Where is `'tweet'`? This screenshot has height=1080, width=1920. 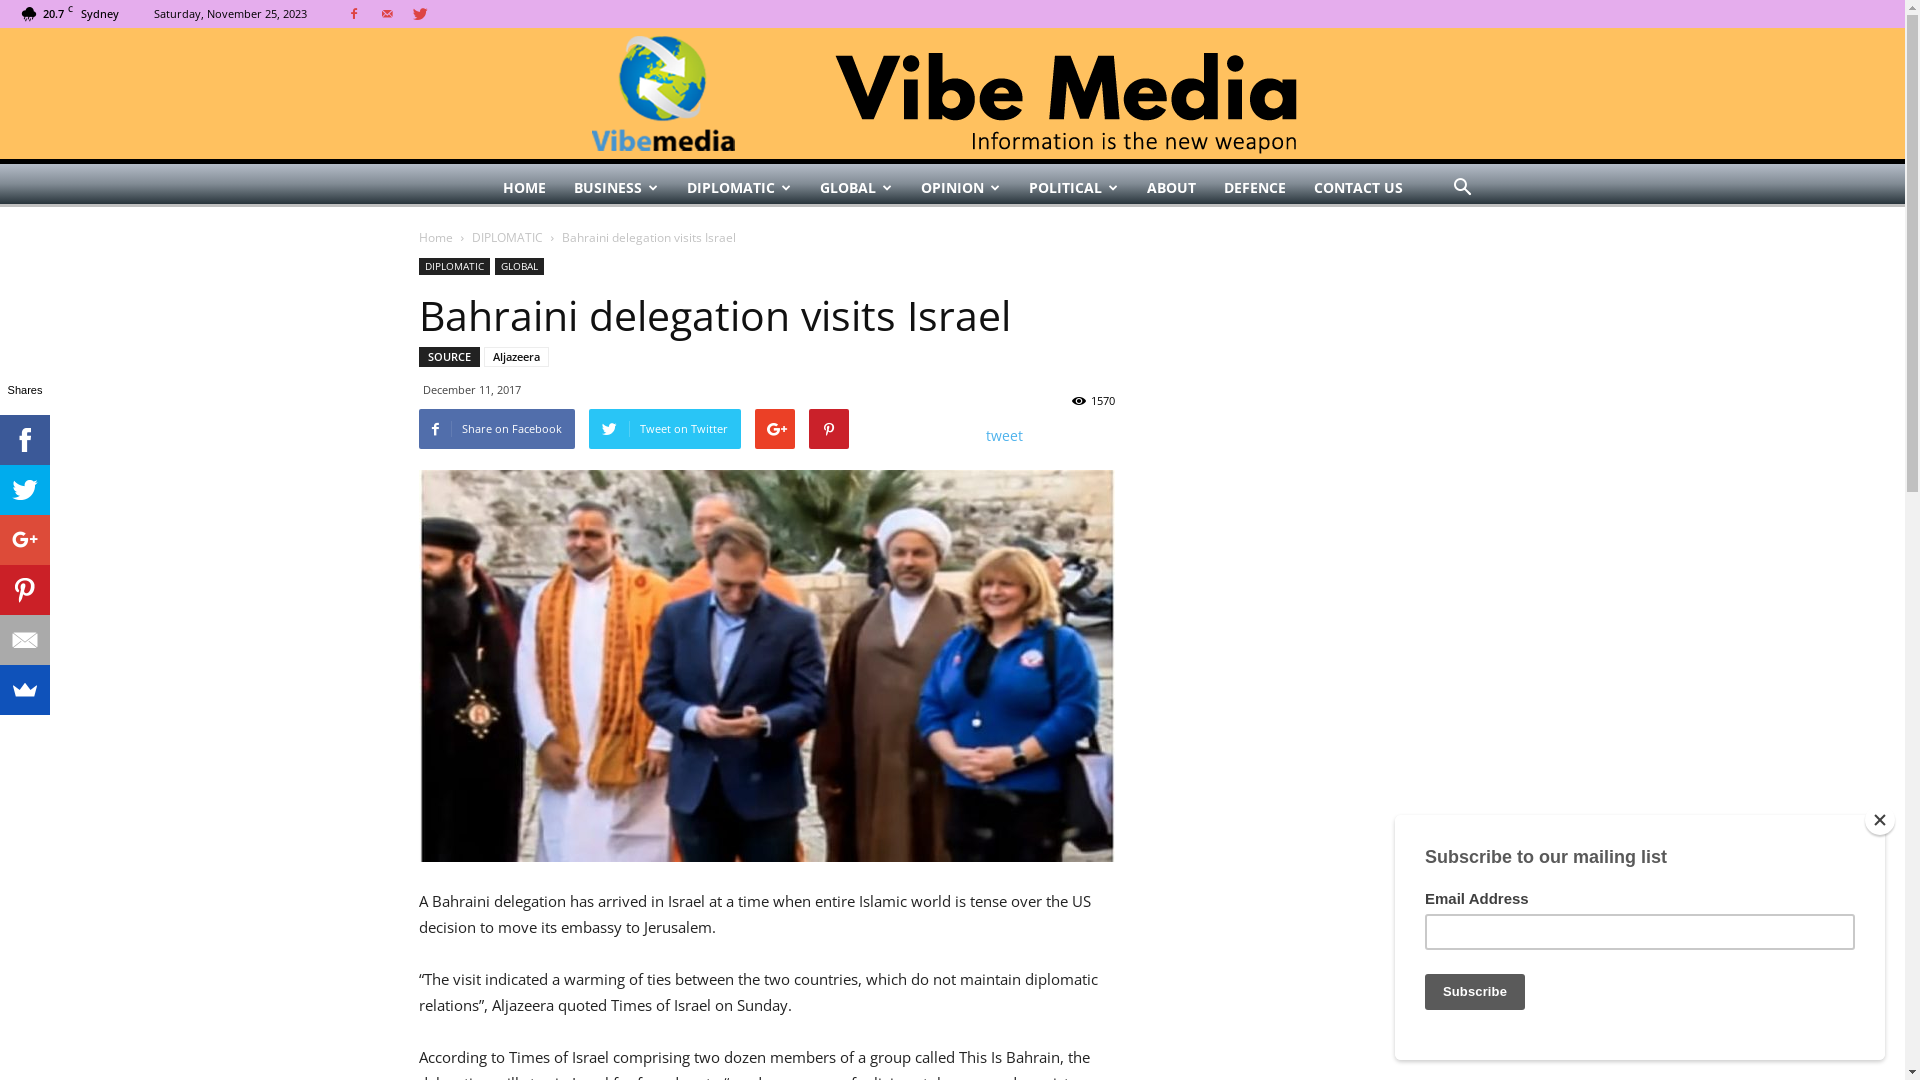
'tweet' is located at coordinates (1004, 434).